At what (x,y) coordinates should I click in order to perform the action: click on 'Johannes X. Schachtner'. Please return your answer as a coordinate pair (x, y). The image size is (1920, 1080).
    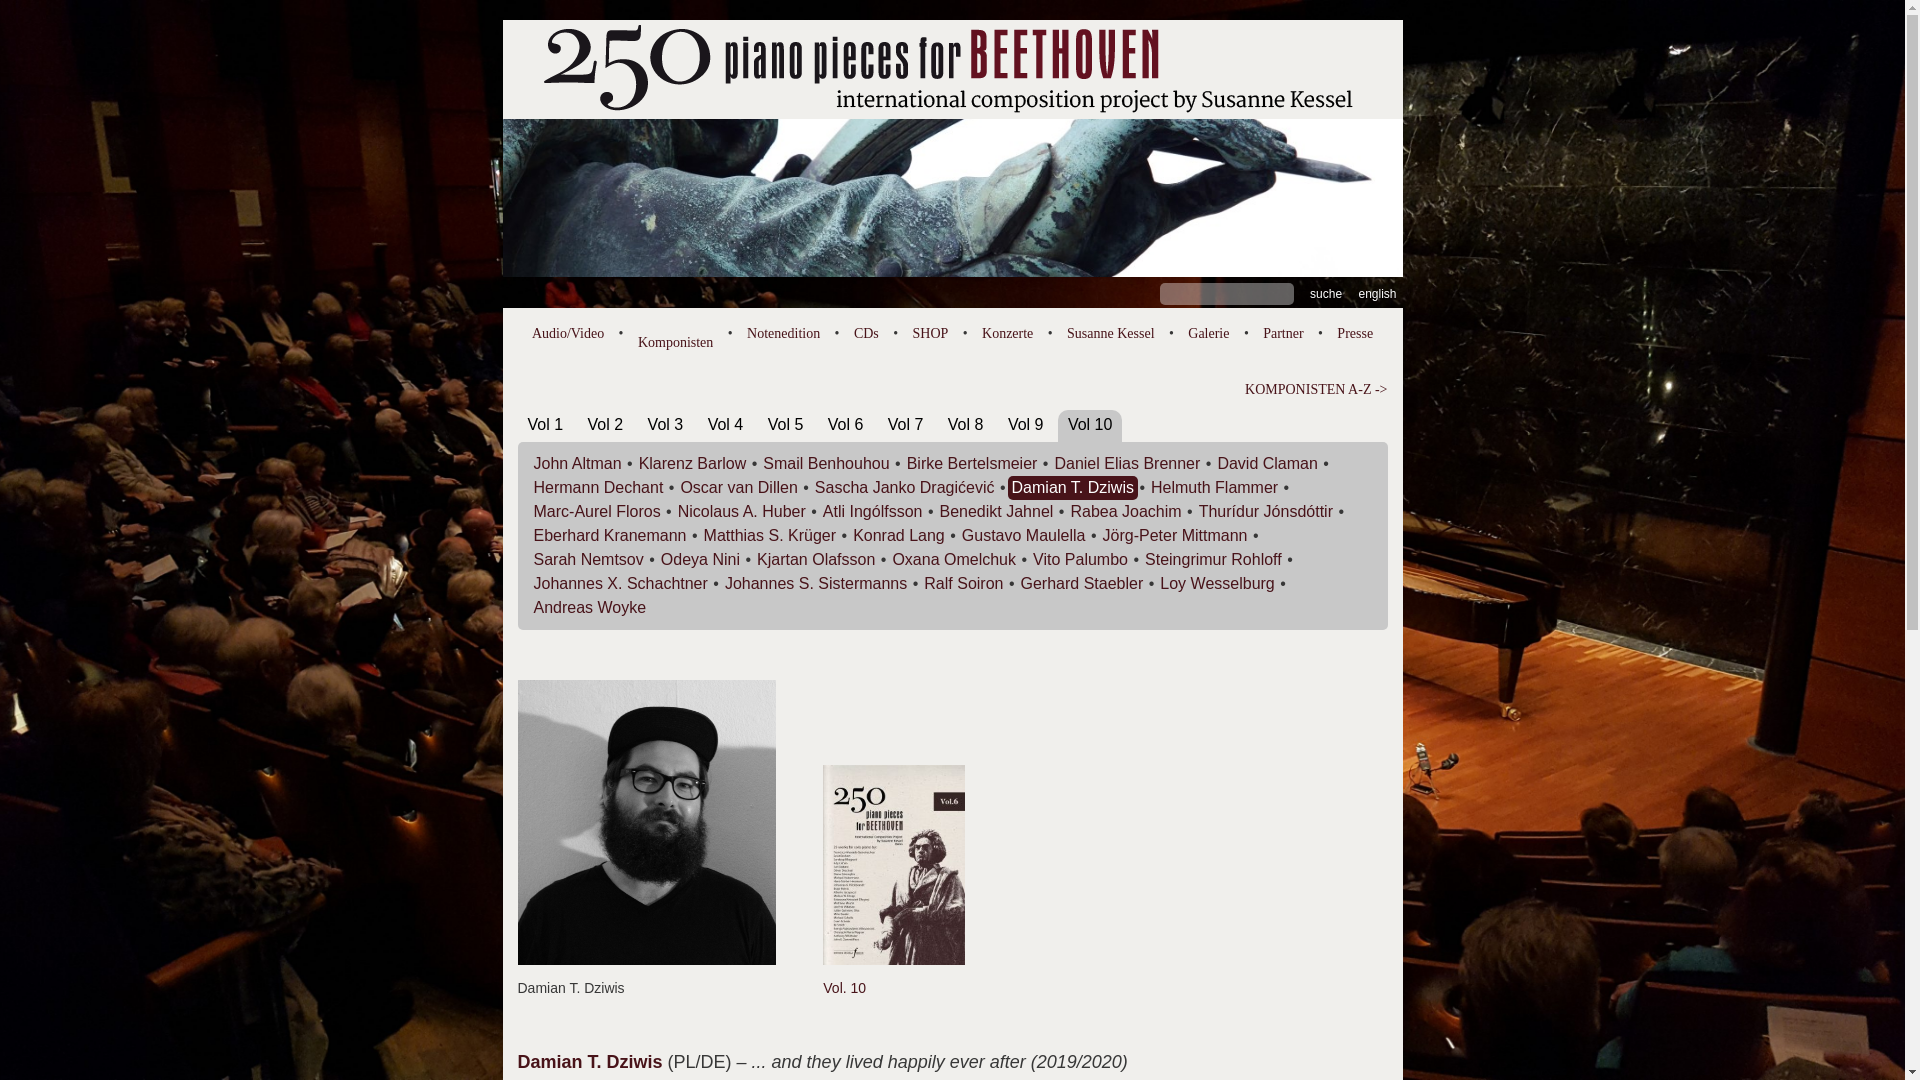
    Looking at the image, I should click on (619, 583).